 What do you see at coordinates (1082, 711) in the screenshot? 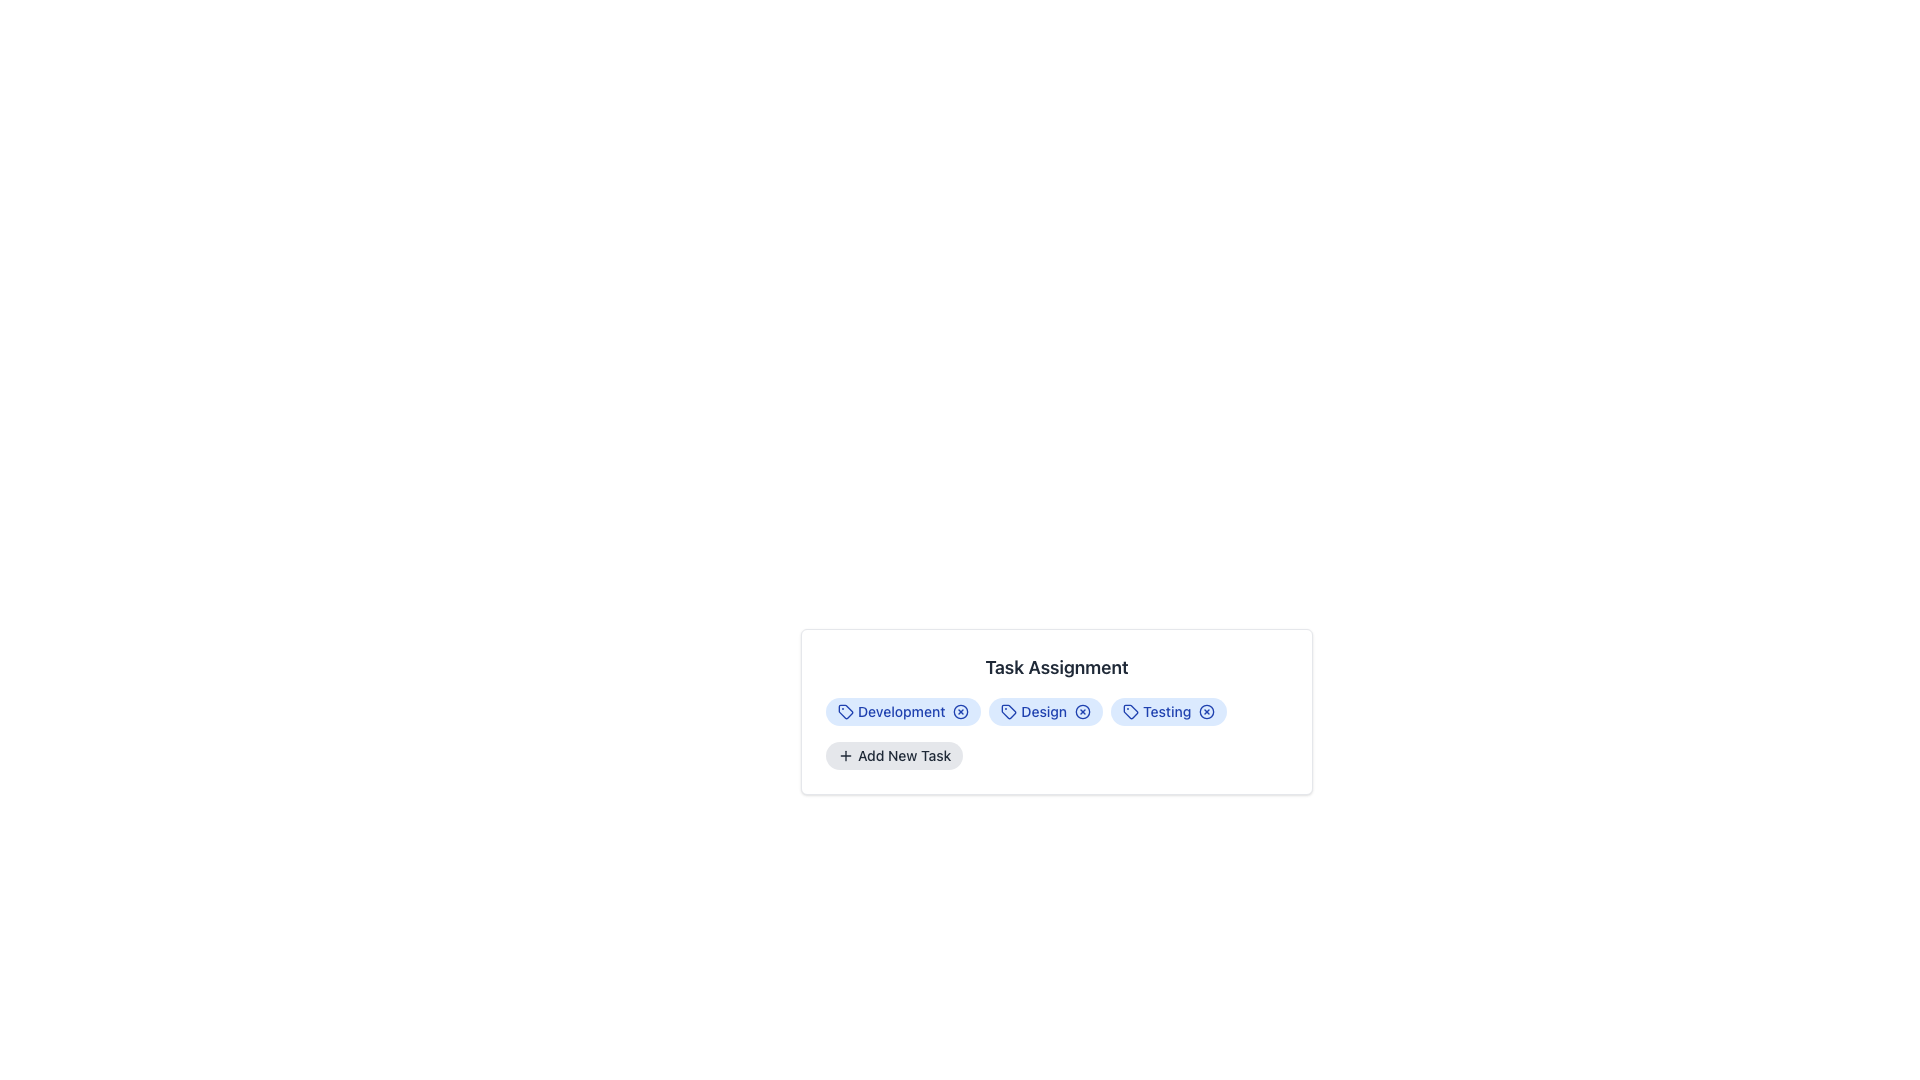
I see `the small circular icon with a blue outline resembling an 'X' within the 'Design' tag using keyboard navigation` at bounding box center [1082, 711].